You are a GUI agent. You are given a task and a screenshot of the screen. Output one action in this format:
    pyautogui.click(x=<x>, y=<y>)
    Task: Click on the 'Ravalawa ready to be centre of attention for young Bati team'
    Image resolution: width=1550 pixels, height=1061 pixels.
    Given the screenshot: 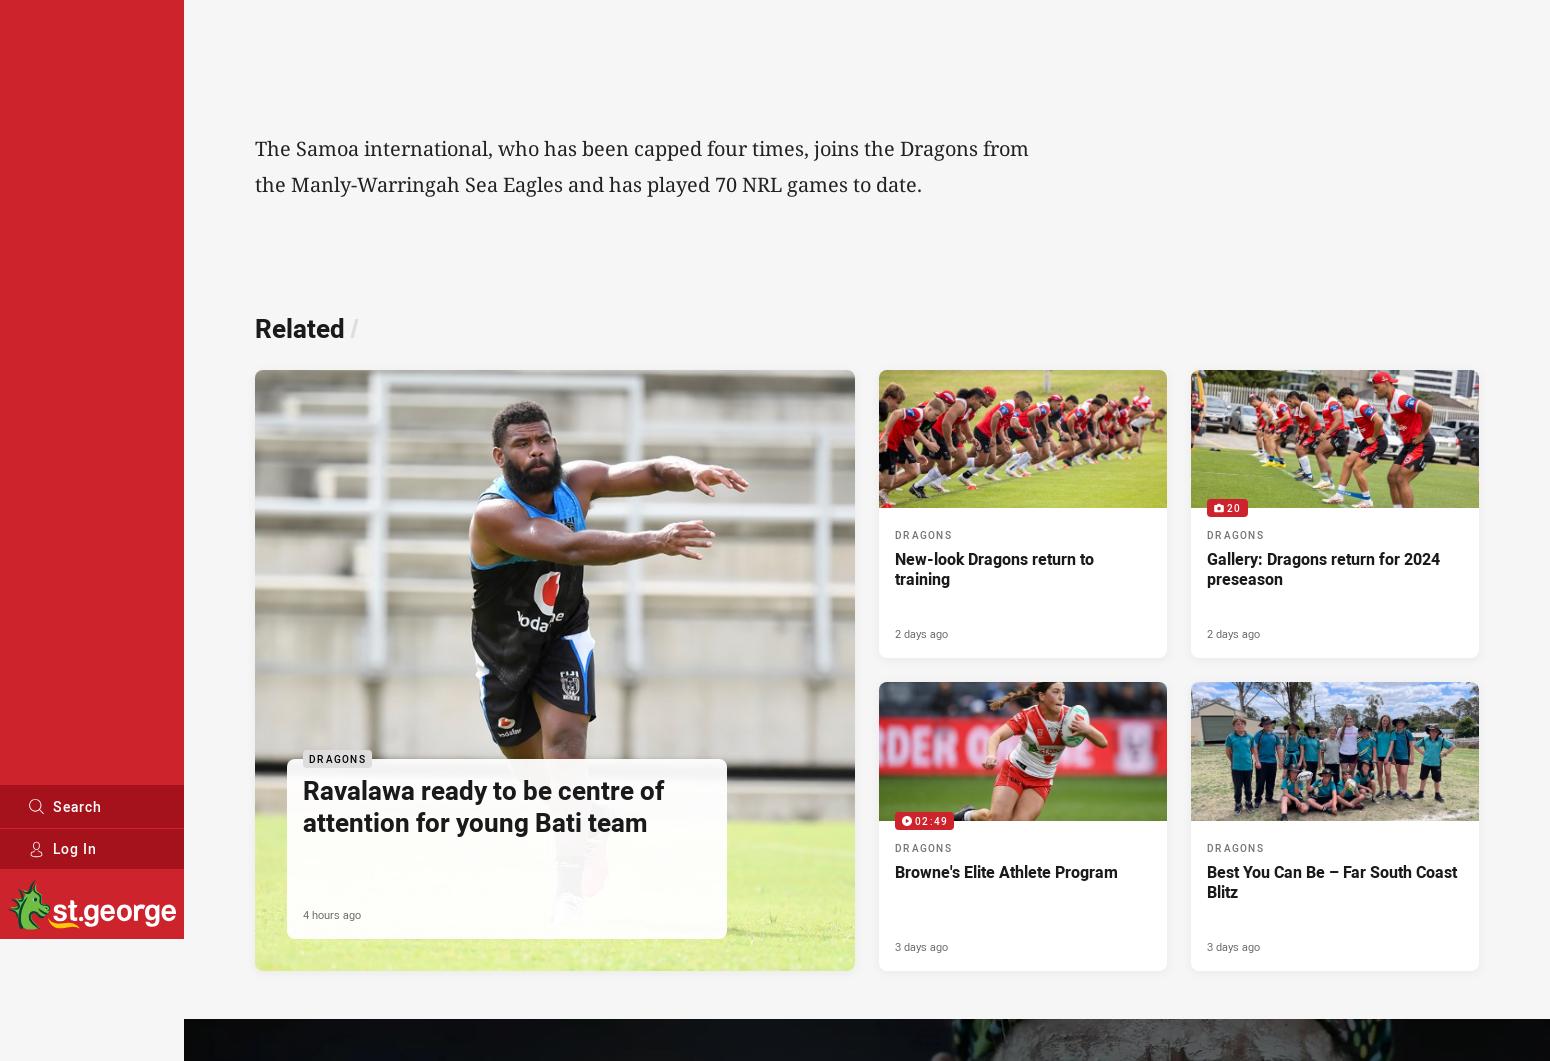 What is the action you would take?
    pyautogui.click(x=482, y=805)
    